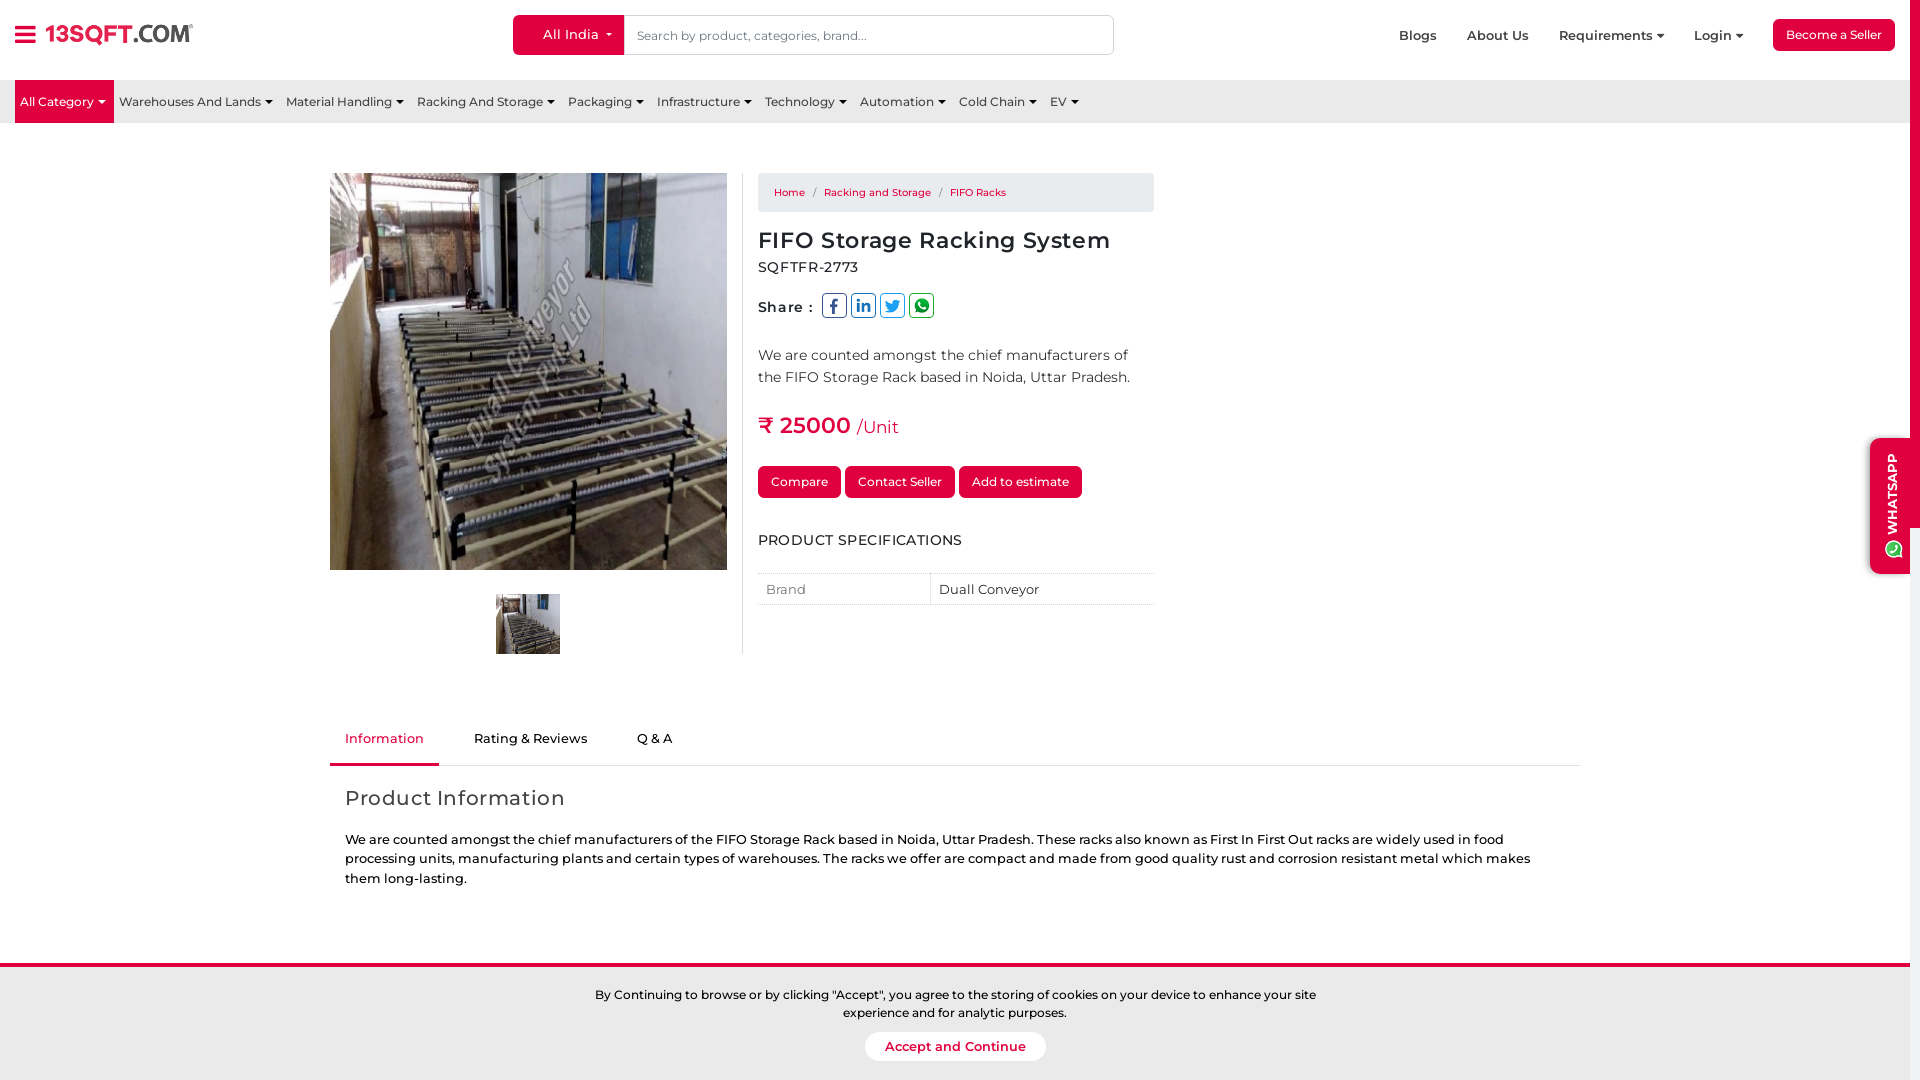  I want to click on 'Rating & Reviews', so click(530, 740).